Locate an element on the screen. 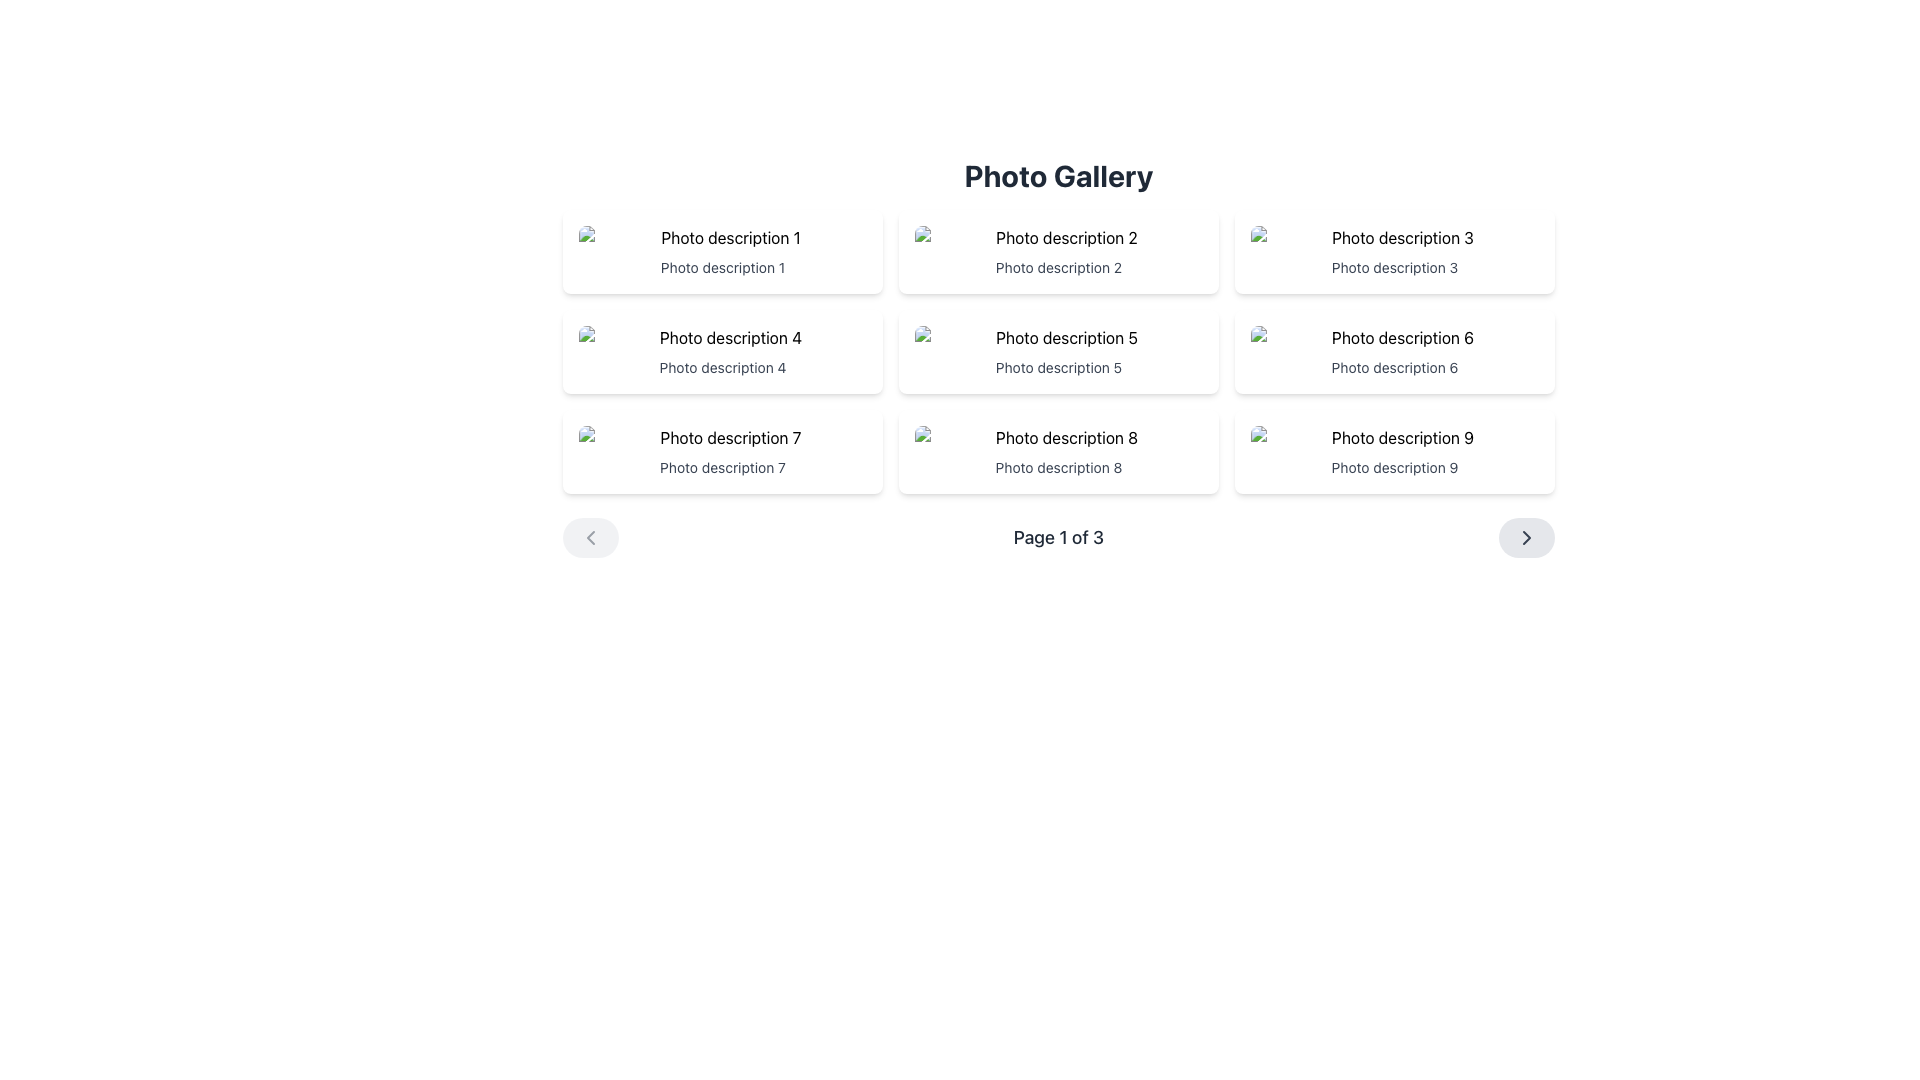 This screenshot has height=1080, width=1920. the photo entry card located in the top-left corner of the grid layout is located at coordinates (722, 250).